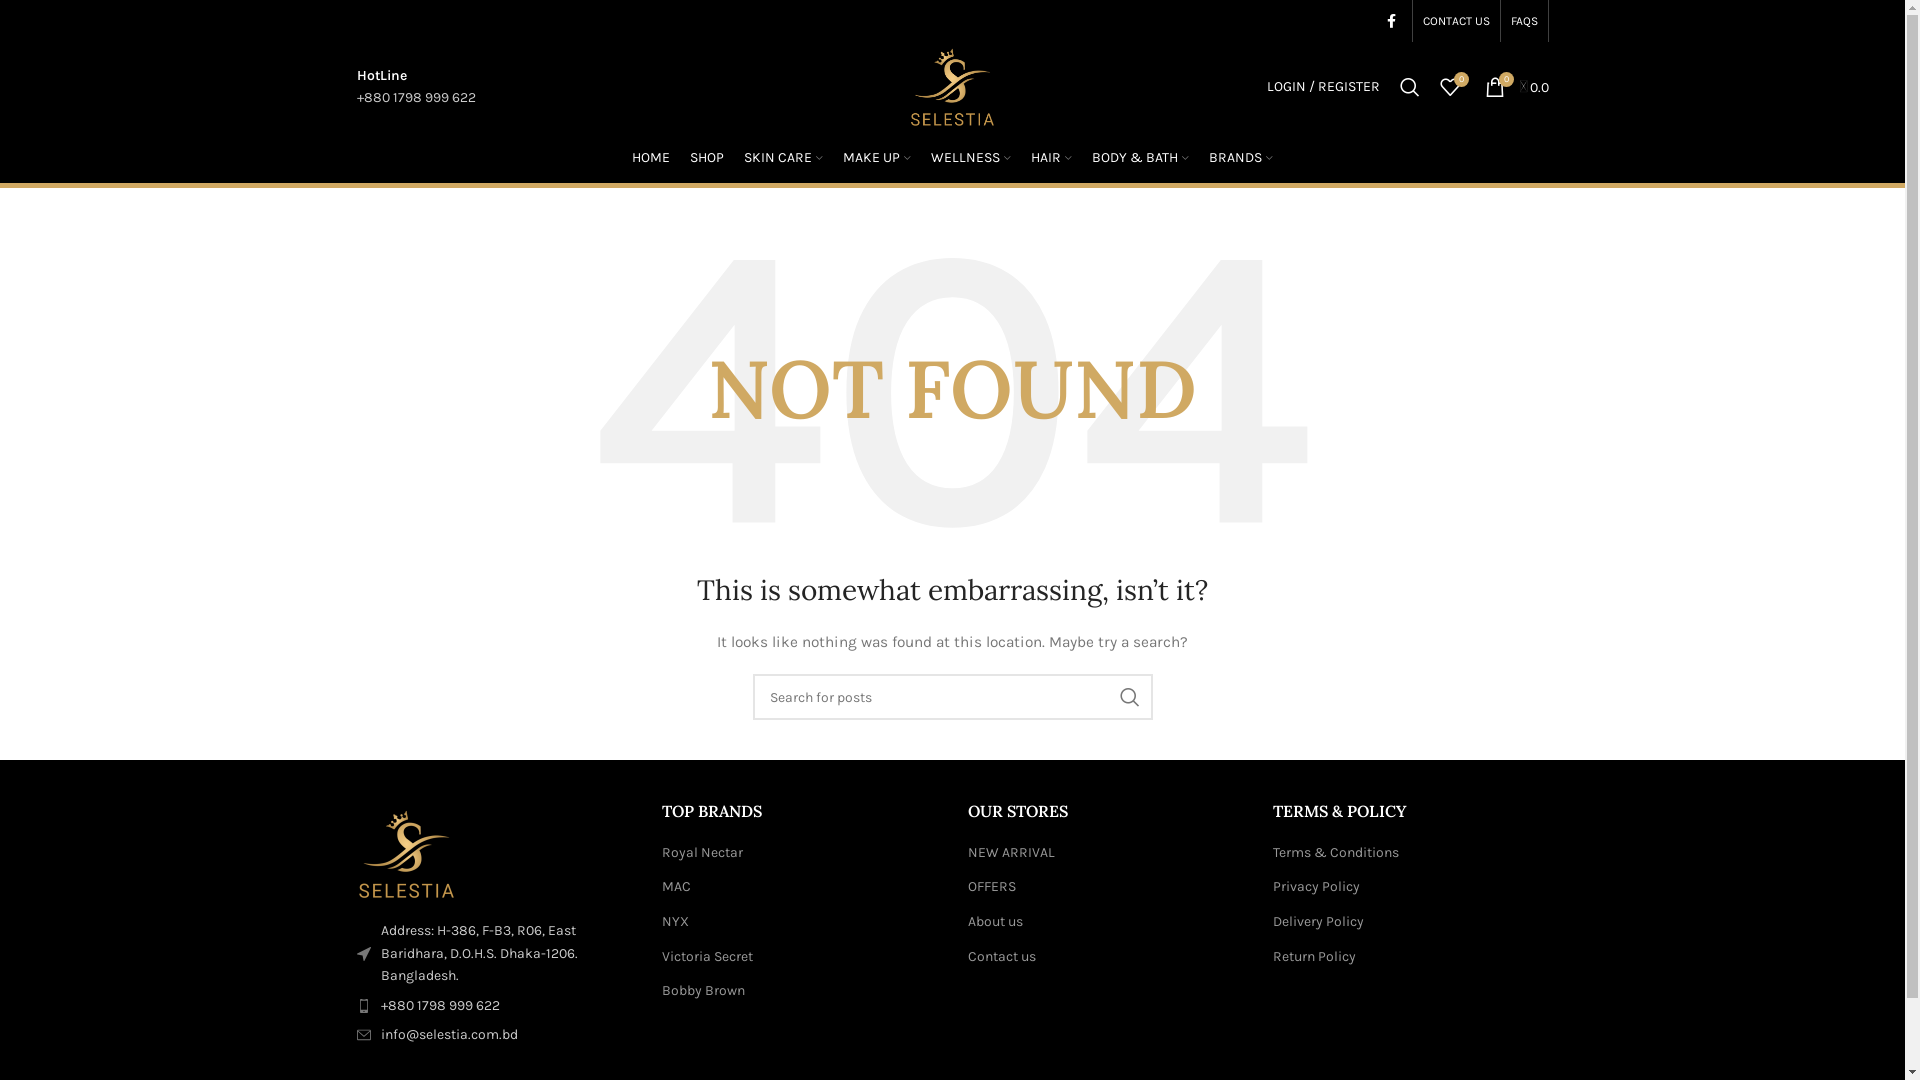  What do you see at coordinates (1322, 86) in the screenshot?
I see `'LOGIN / REGISTER'` at bounding box center [1322, 86].